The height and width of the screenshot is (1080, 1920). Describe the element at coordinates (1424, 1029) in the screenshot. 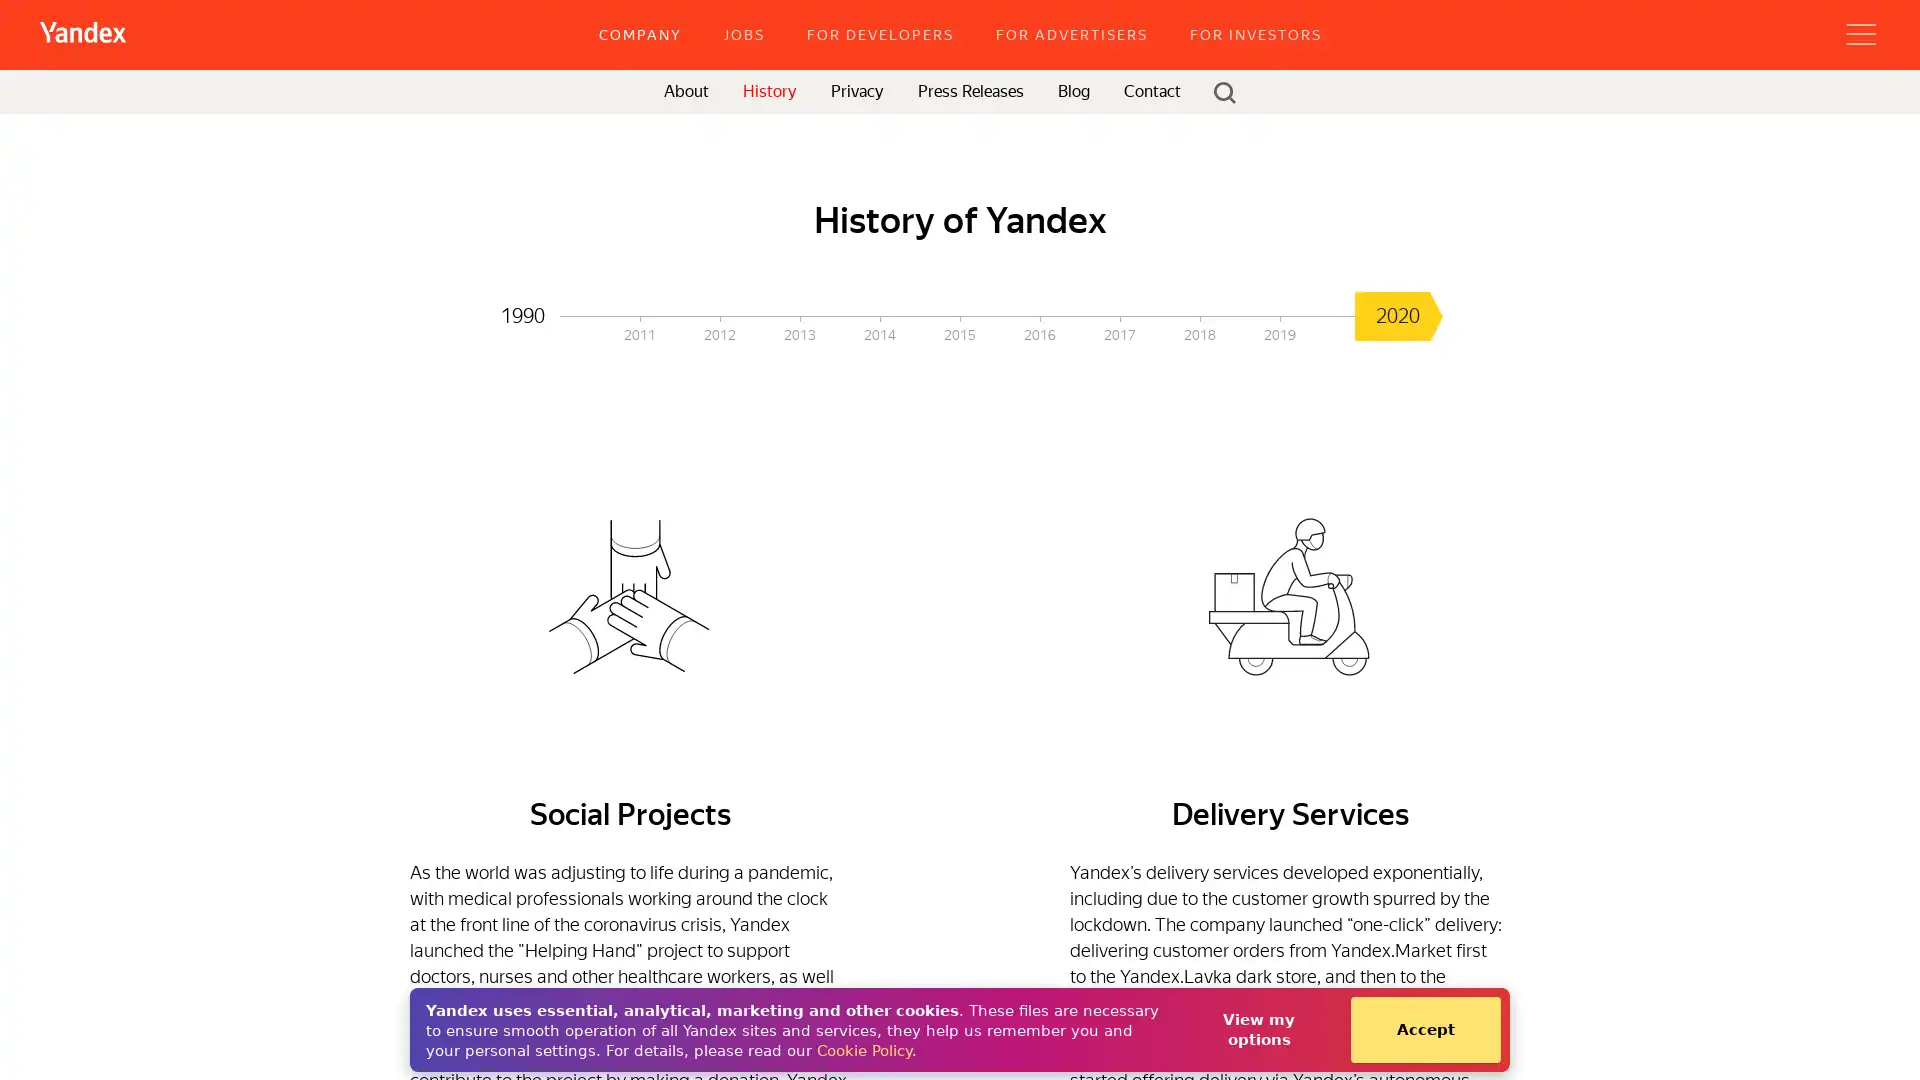

I see `Accept` at that location.